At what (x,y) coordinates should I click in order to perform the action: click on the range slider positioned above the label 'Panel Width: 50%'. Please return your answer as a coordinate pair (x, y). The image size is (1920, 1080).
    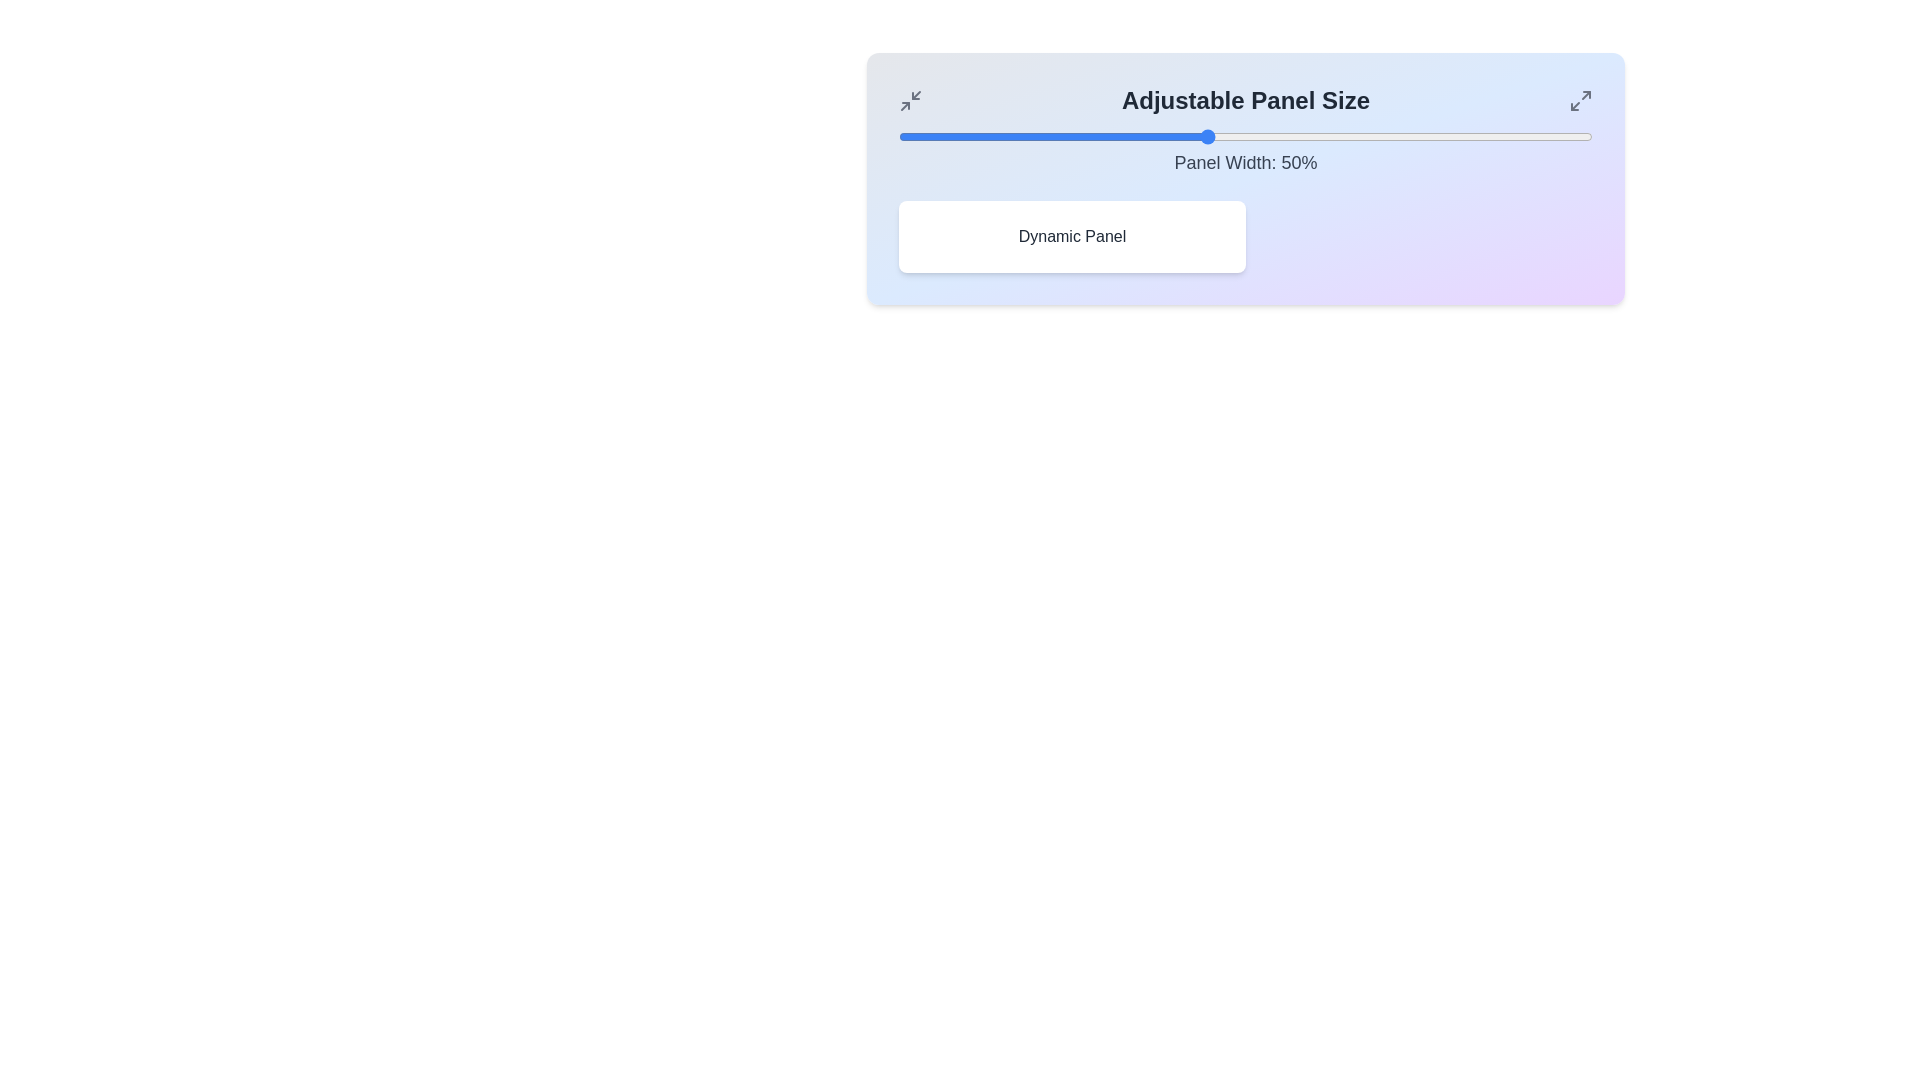
    Looking at the image, I should click on (1245, 136).